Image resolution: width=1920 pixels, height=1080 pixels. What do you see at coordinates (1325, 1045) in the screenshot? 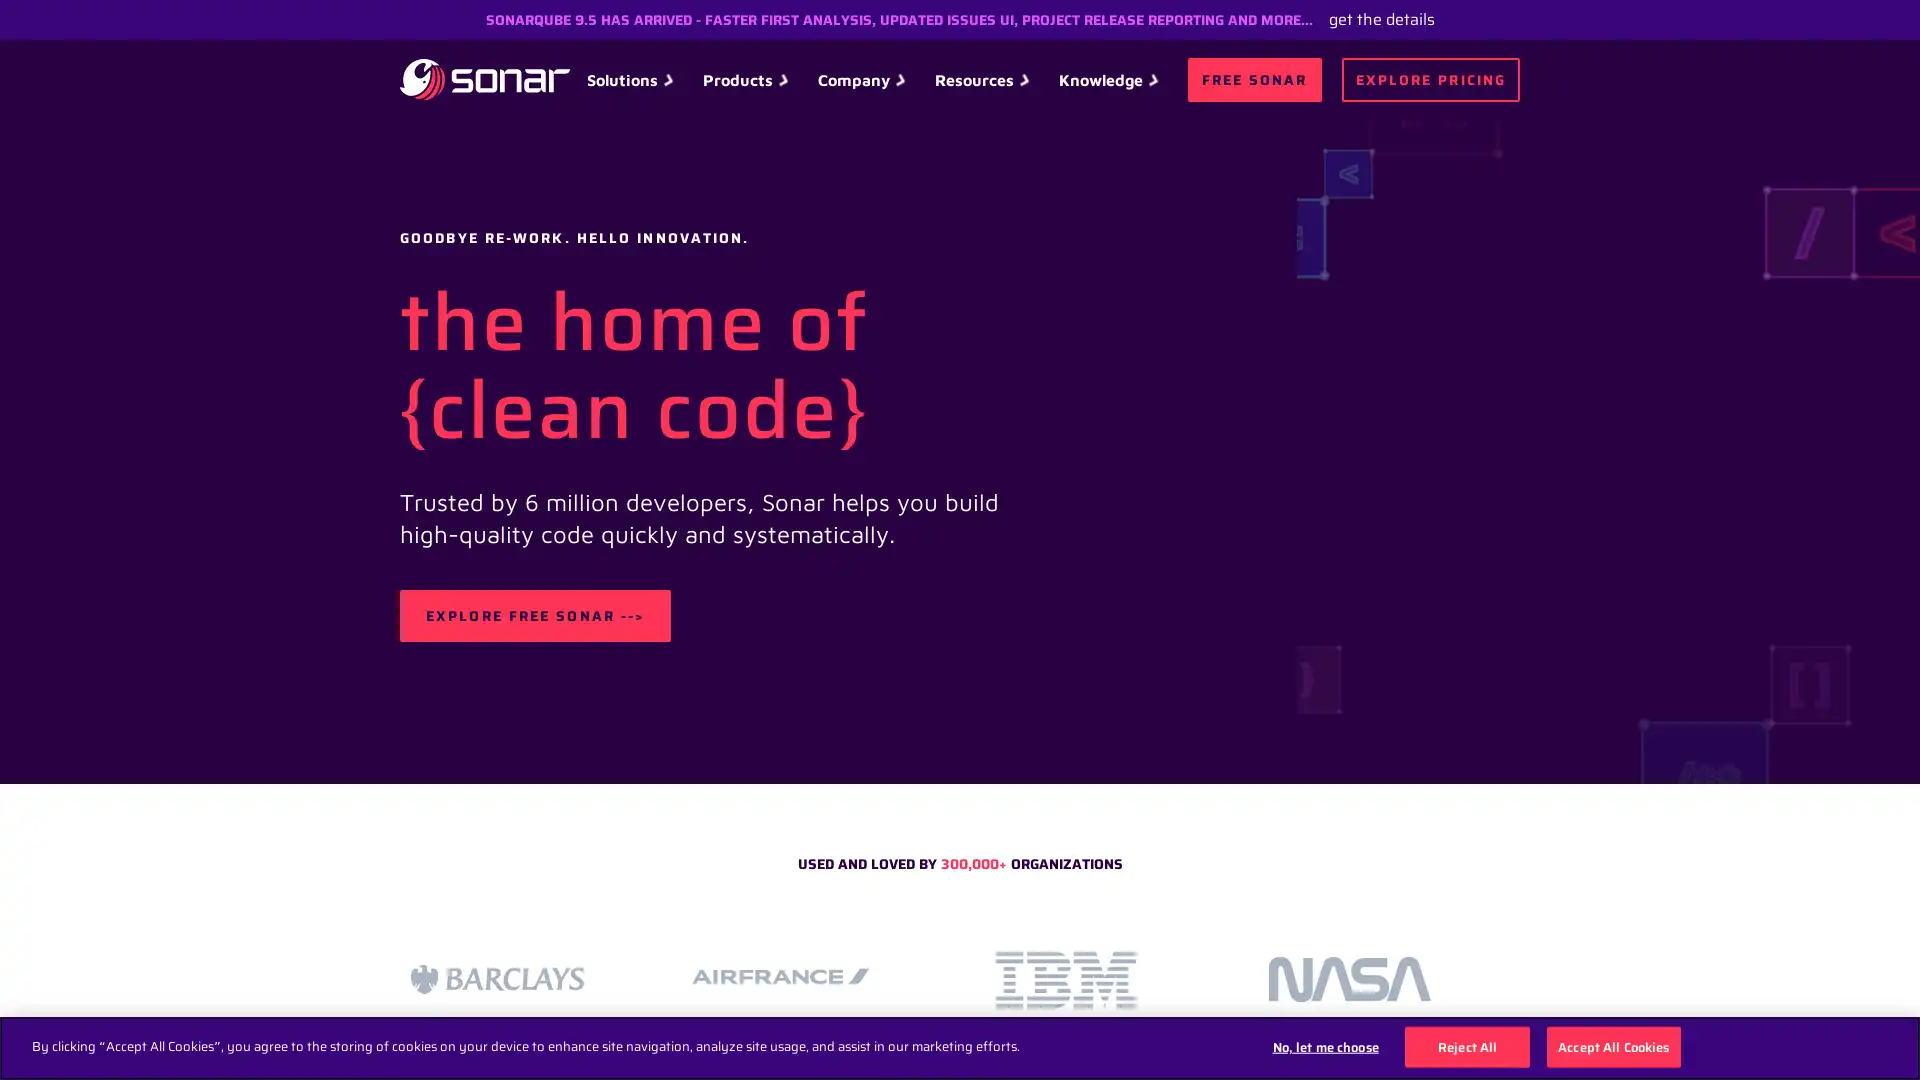
I see `No, let me choose` at bounding box center [1325, 1045].